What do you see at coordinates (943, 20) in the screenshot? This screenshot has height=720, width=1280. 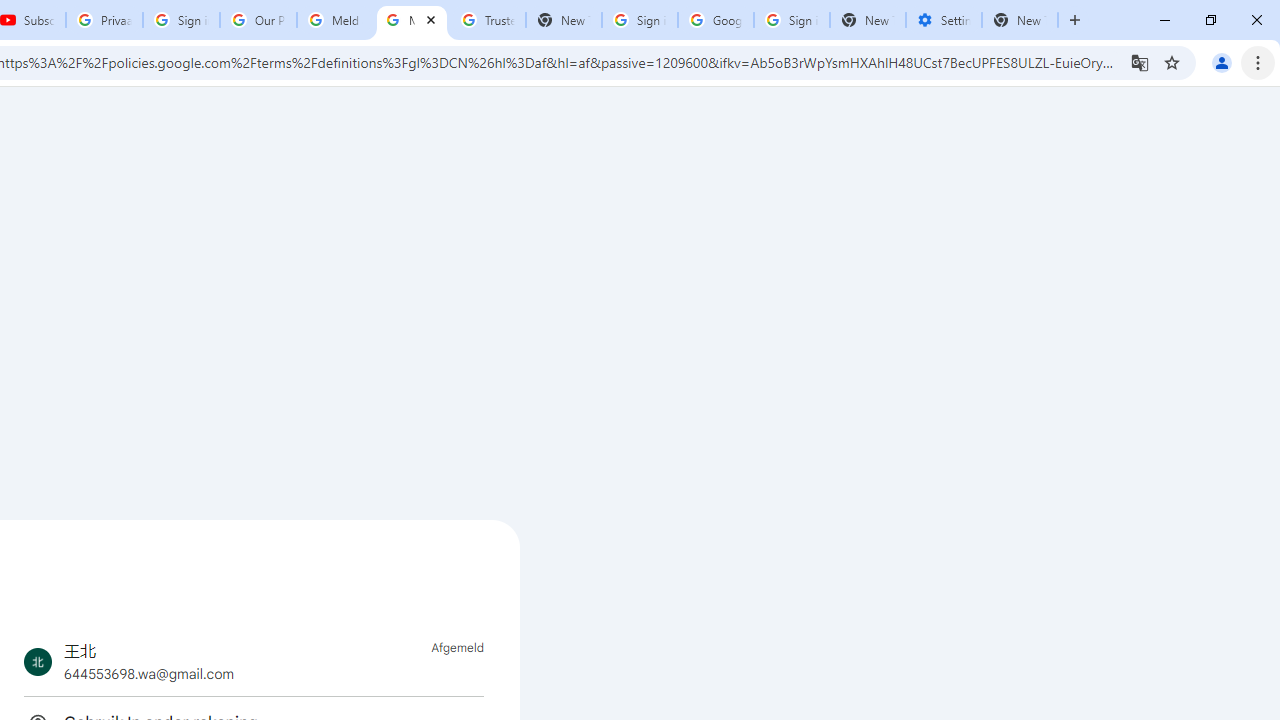 I see `'Settings - Addresses and more'` at bounding box center [943, 20].